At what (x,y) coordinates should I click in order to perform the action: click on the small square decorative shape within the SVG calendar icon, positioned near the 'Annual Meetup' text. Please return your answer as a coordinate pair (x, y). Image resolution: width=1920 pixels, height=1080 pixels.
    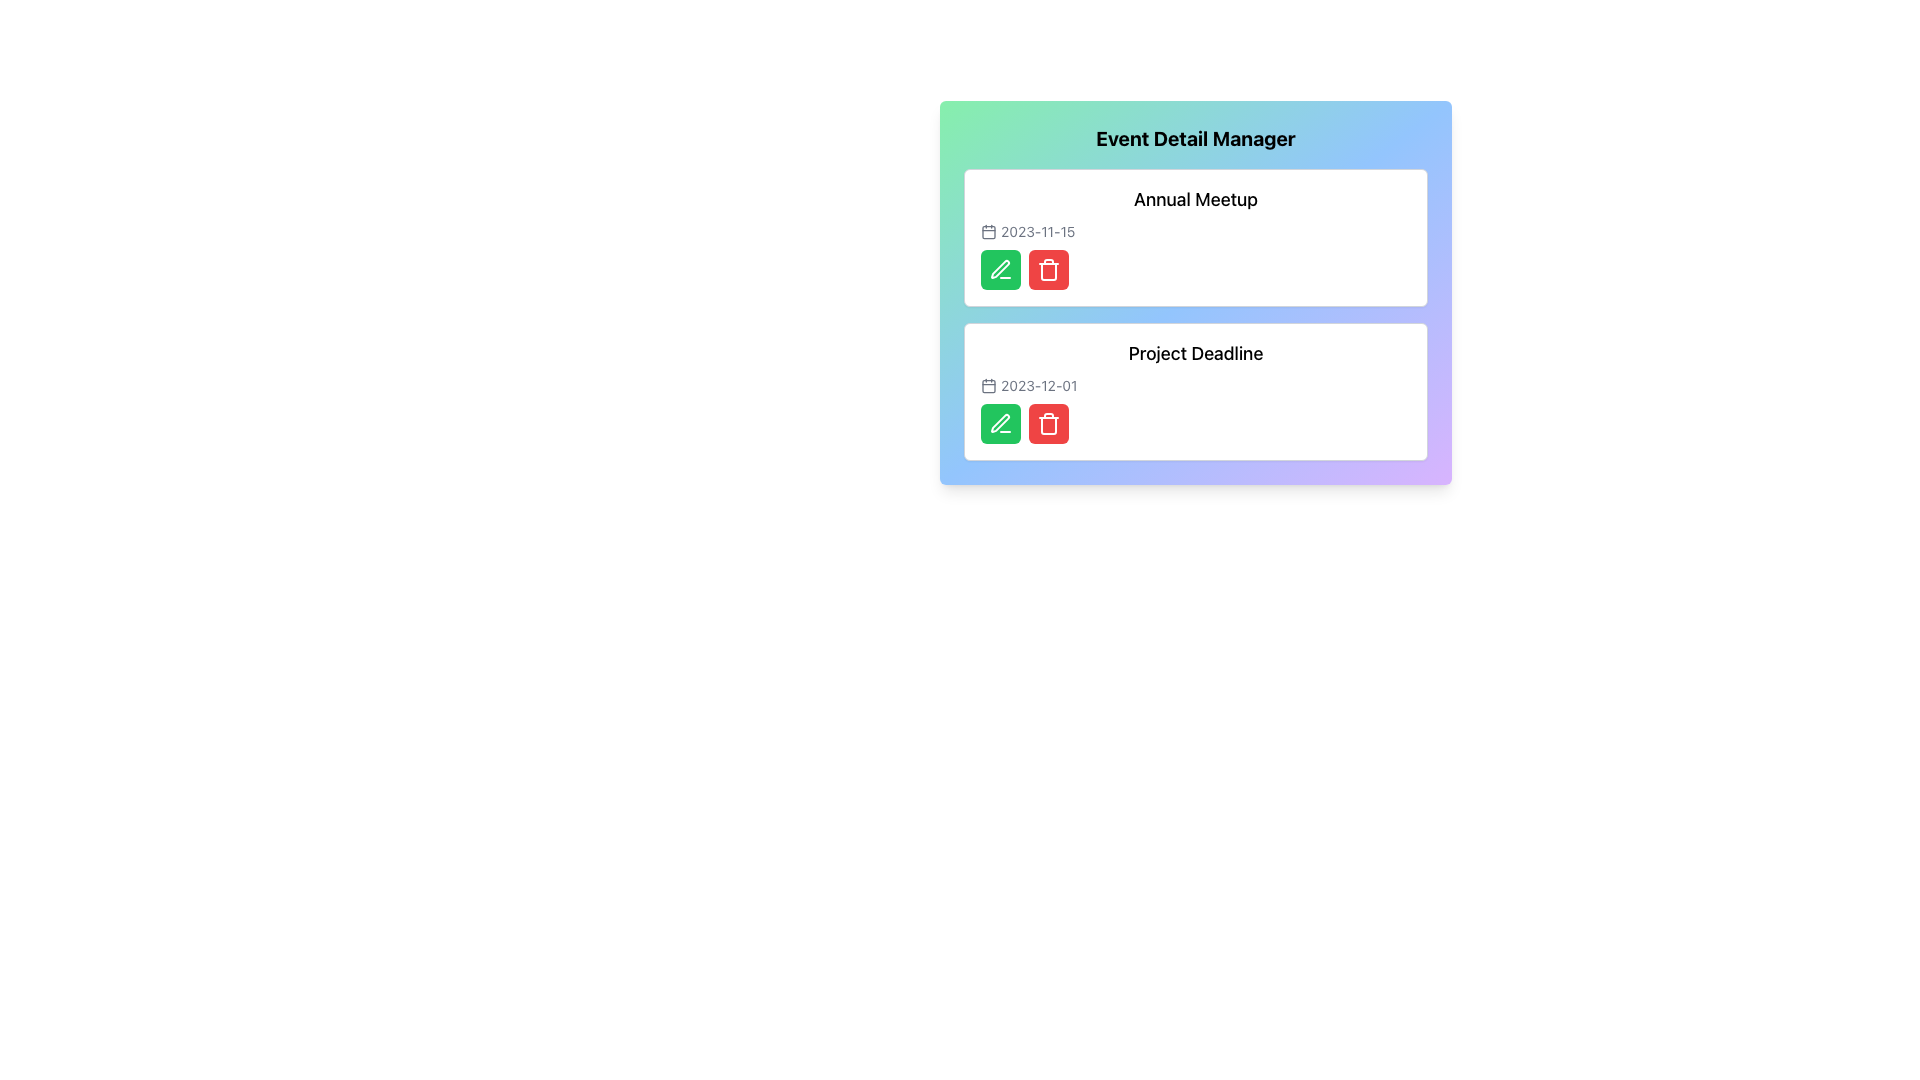
    Looking at the image, I should click on (988, 230).